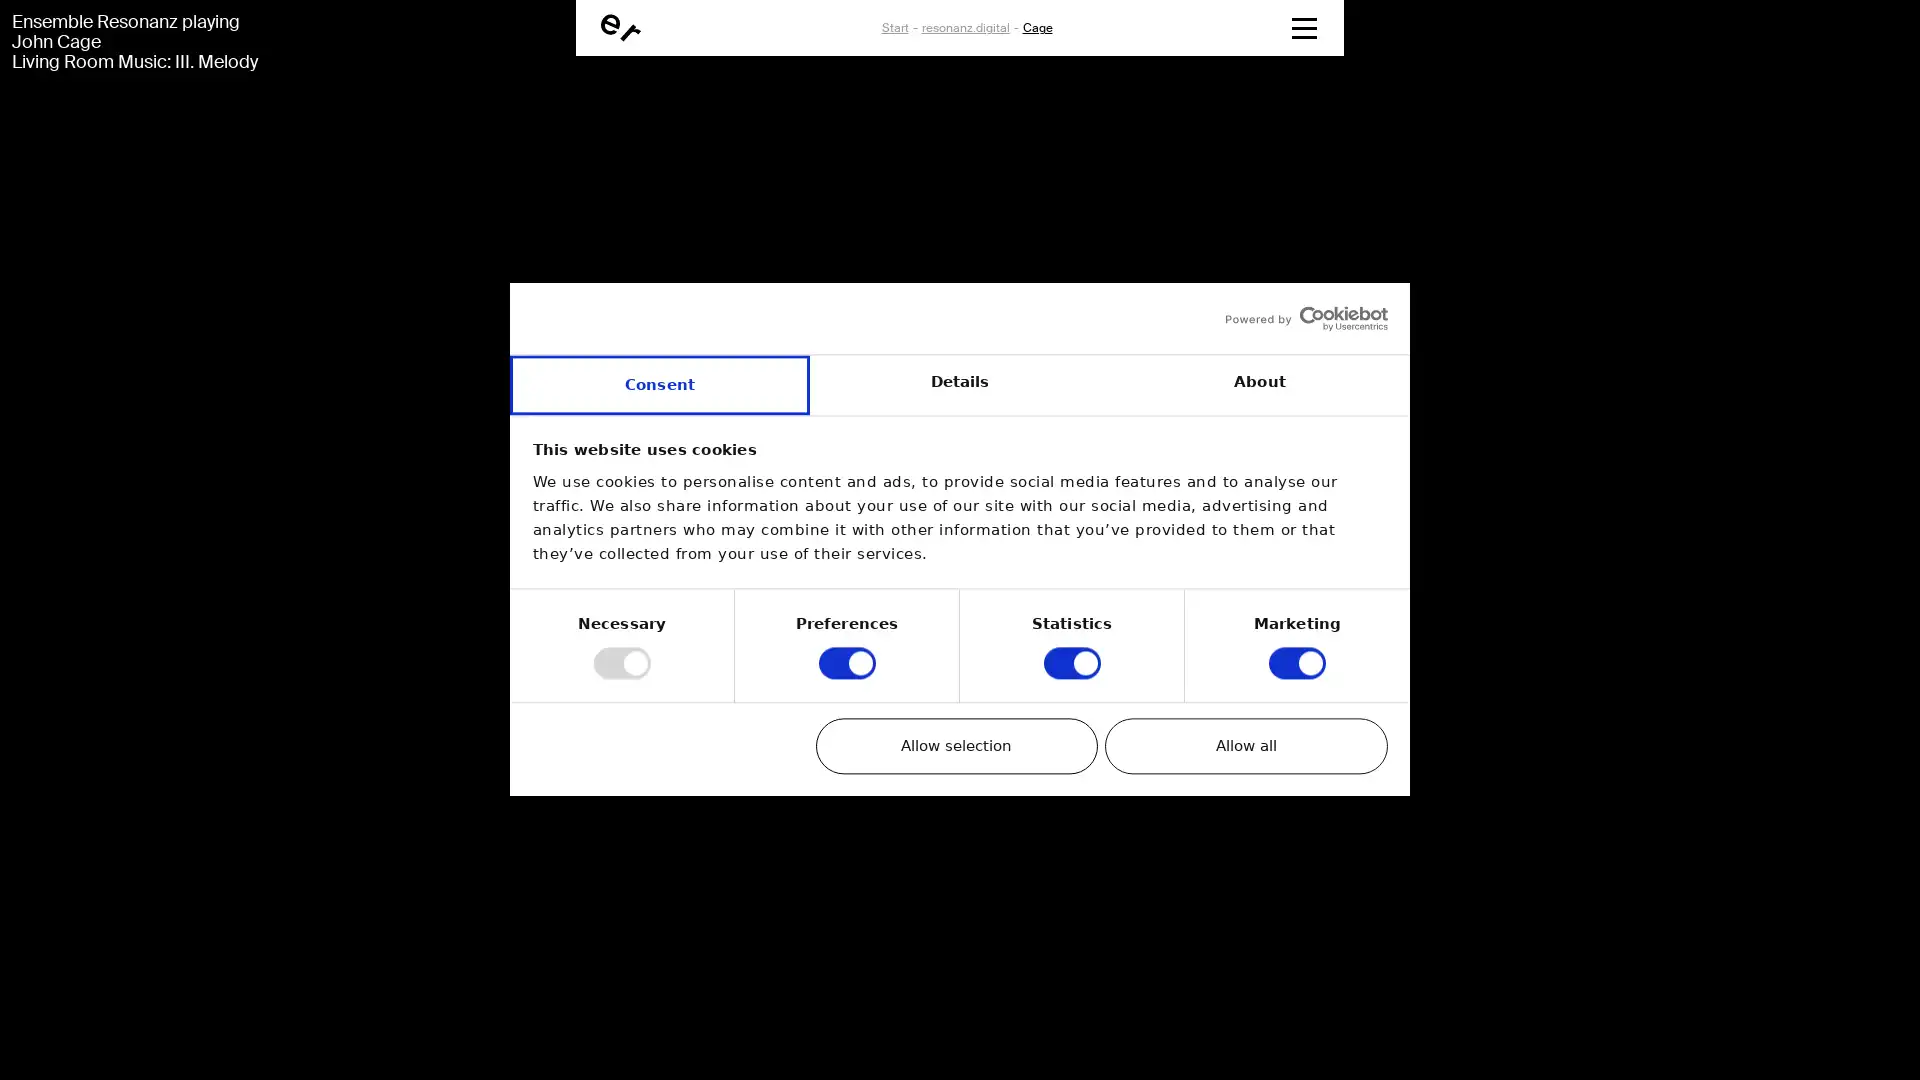 This screenshot has width=1920, height=1080. Describe the element at coordinates (1726, 1056) in the screenshot. I see `10` at that location.